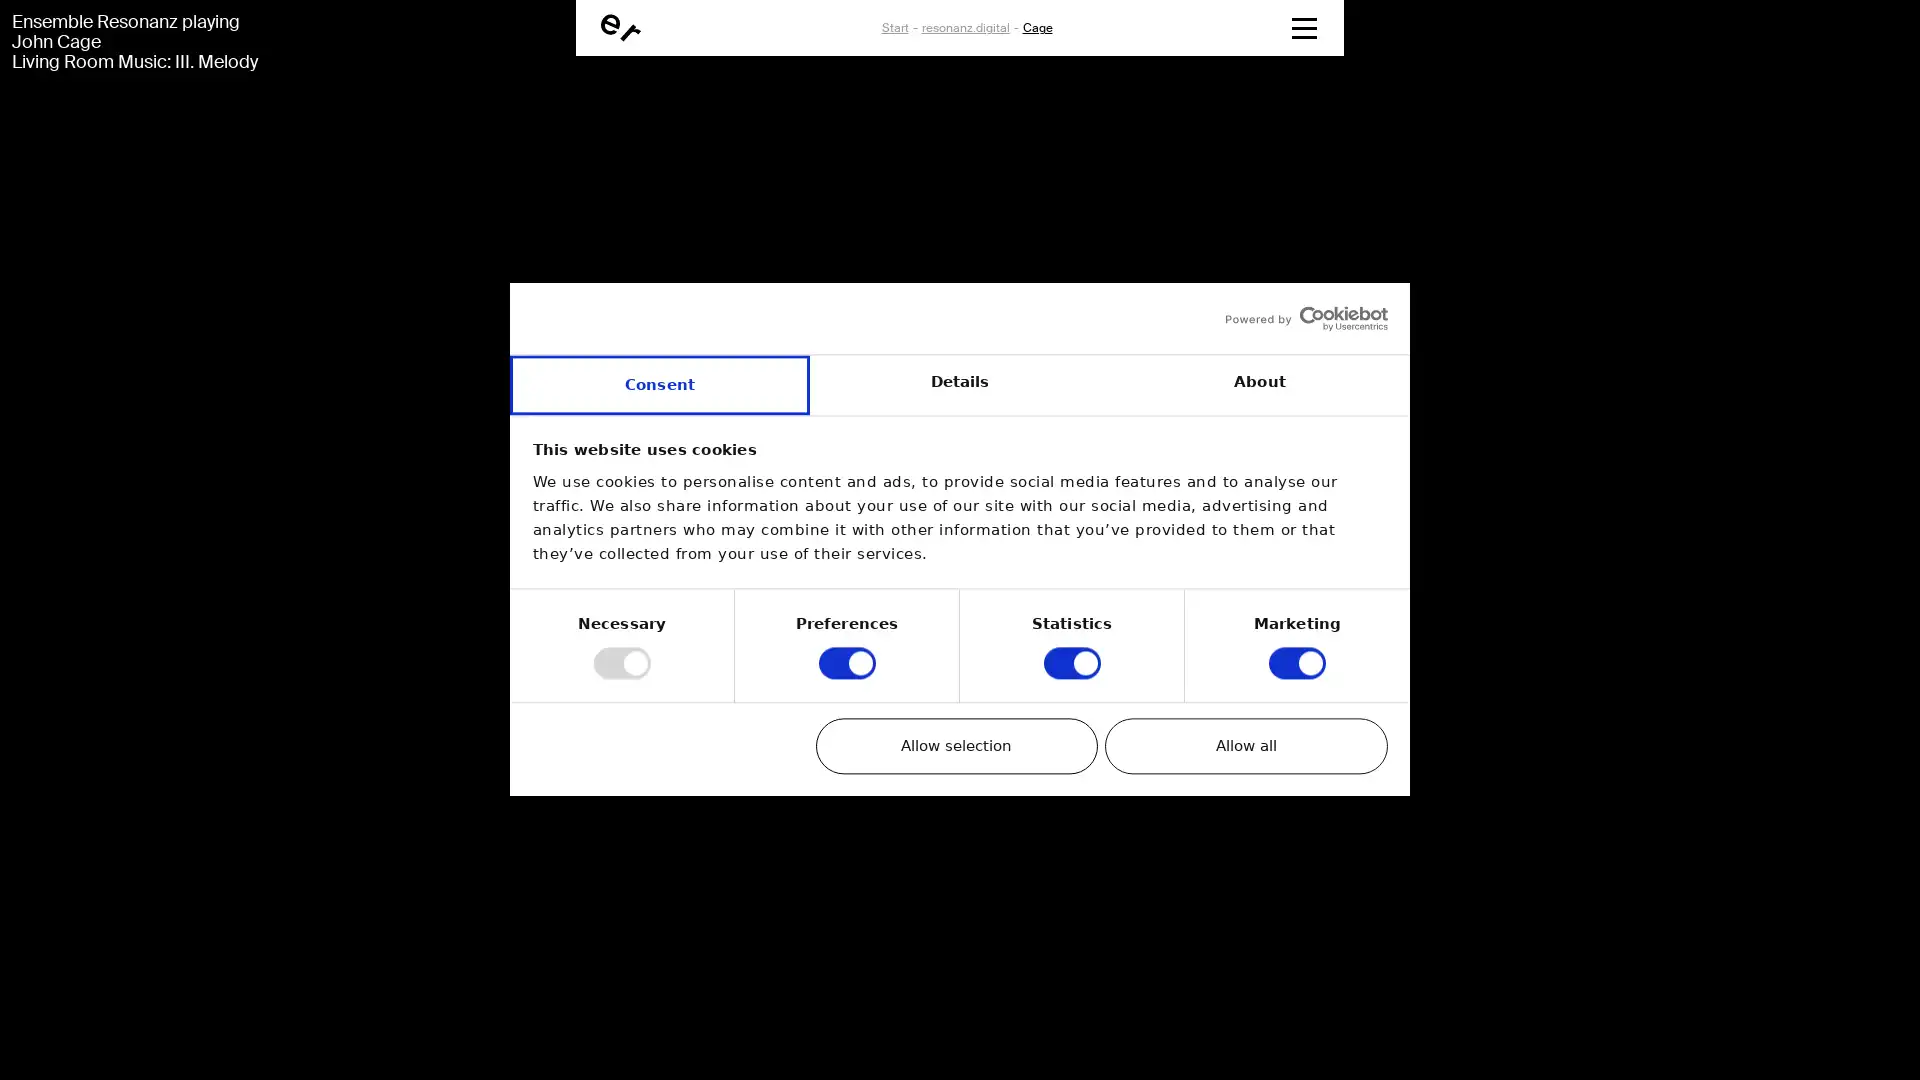 This screenshot has width=1920, height=1080. Describe the element at coordinates (1726, 1056) in the screenshot. I see `10` at that location.